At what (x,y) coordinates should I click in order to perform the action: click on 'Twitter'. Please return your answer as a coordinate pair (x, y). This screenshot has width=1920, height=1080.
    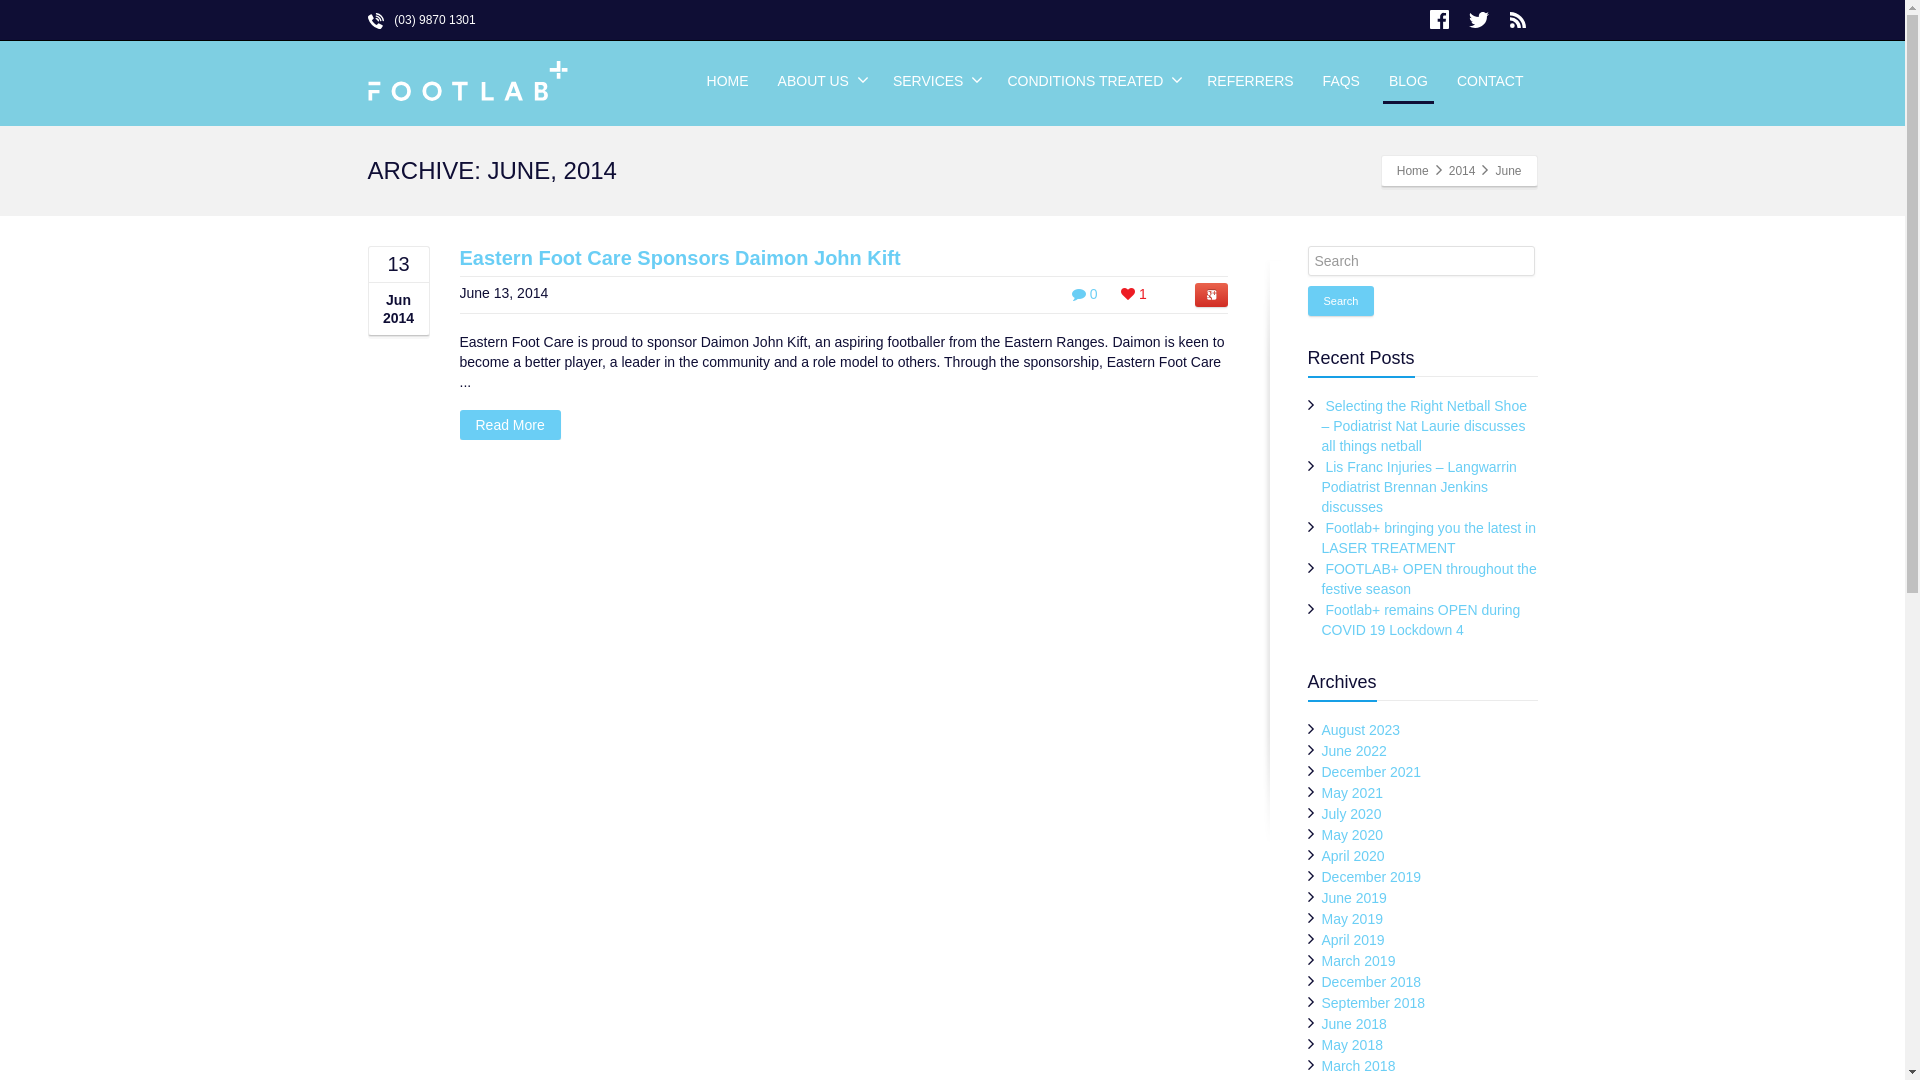
    Looking at the image, I should click on (1478, 19).